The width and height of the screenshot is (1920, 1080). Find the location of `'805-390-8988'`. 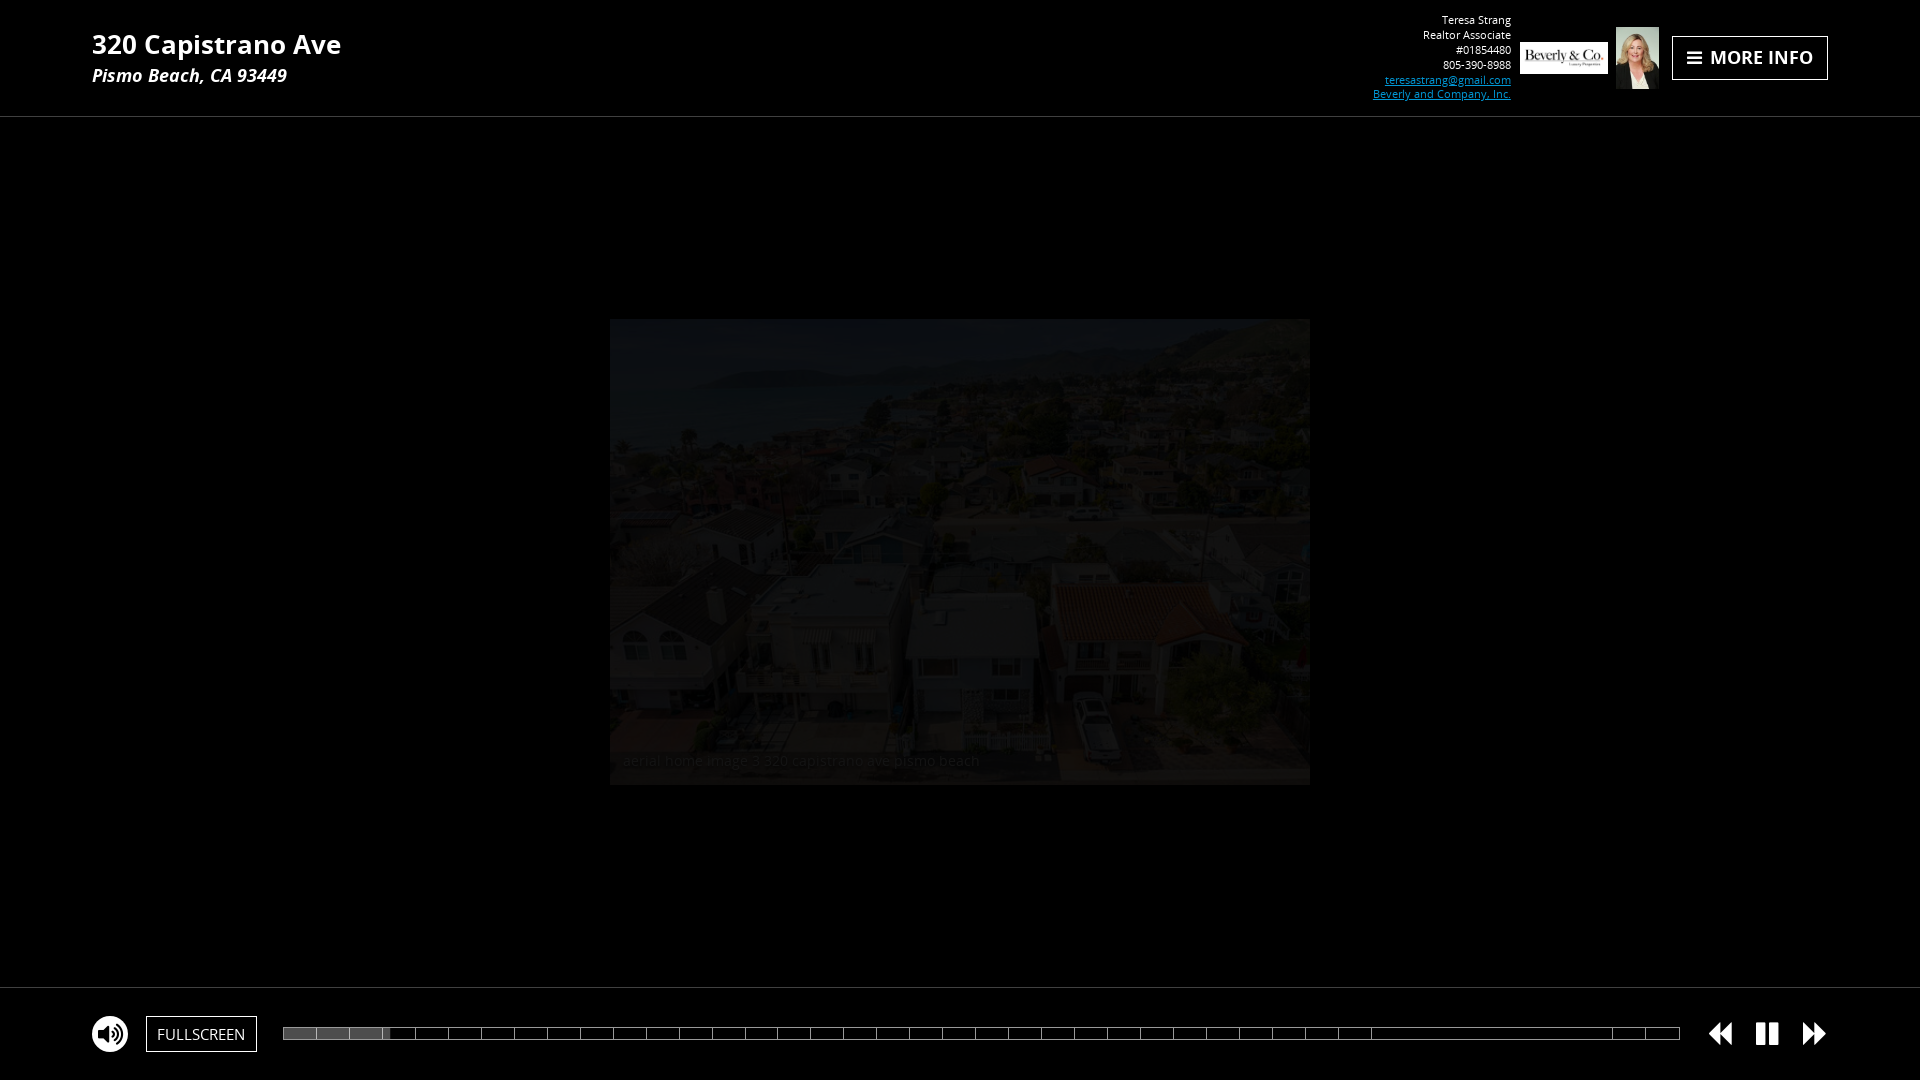

'805-390-8988' is located at coordinates (1477, 63).